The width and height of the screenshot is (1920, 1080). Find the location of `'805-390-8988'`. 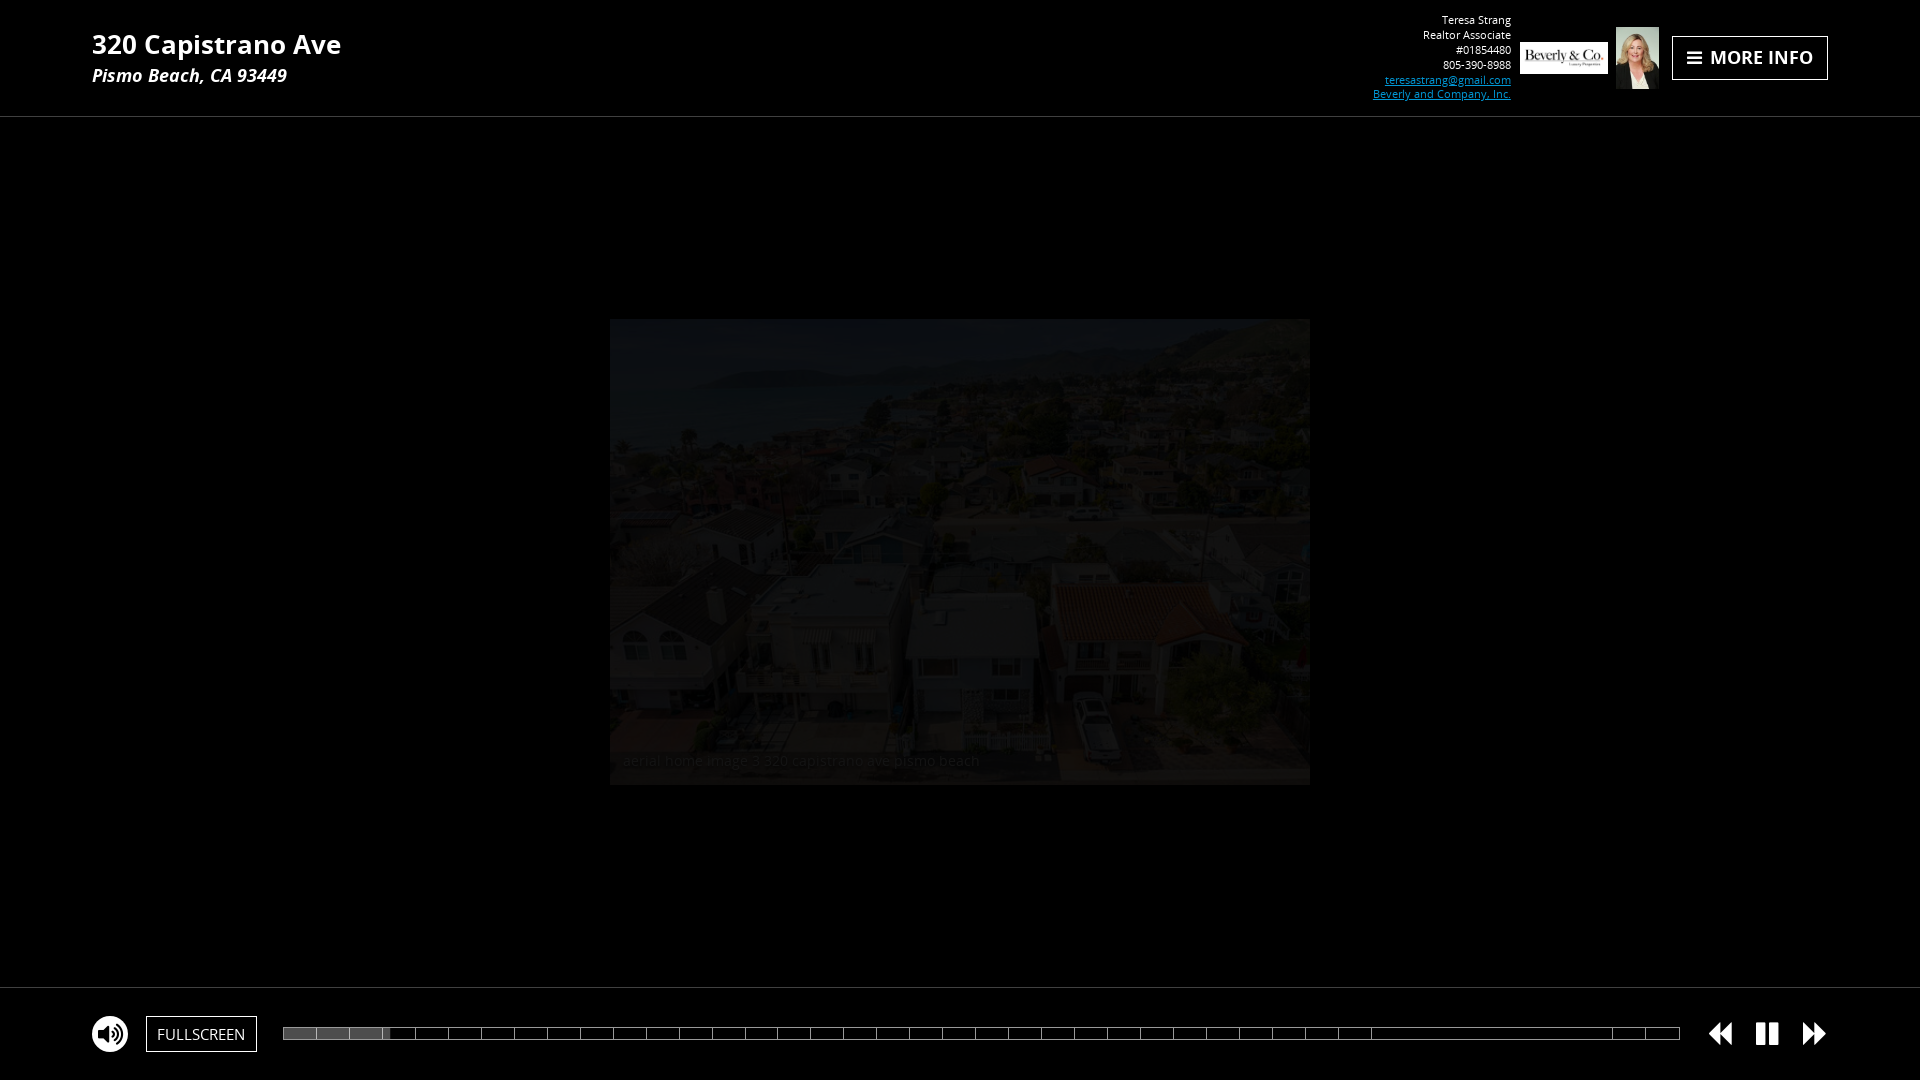

'805-390-8988' is located at coordinates (1477, 63).